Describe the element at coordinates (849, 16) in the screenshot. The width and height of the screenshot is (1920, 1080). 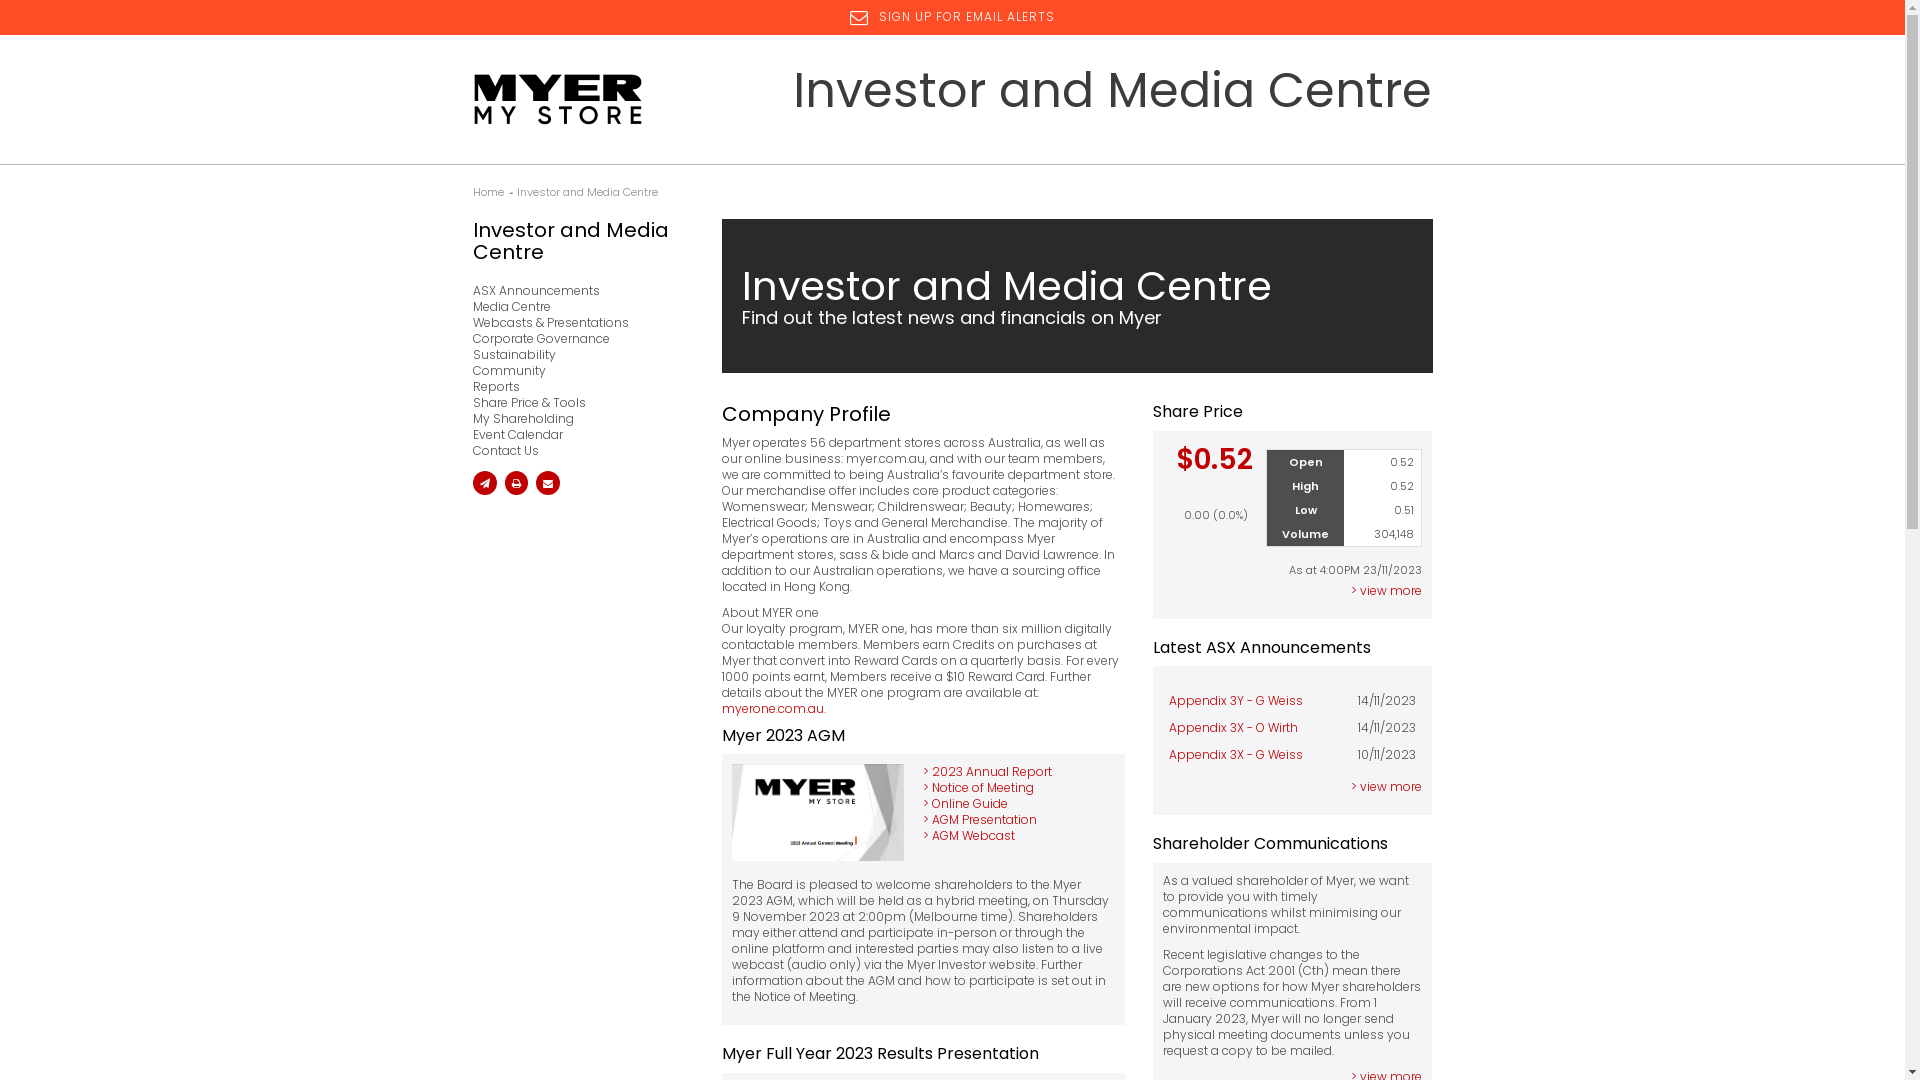
I see `'SIGN UP FOR EMAIL ALERTS'` at that location.